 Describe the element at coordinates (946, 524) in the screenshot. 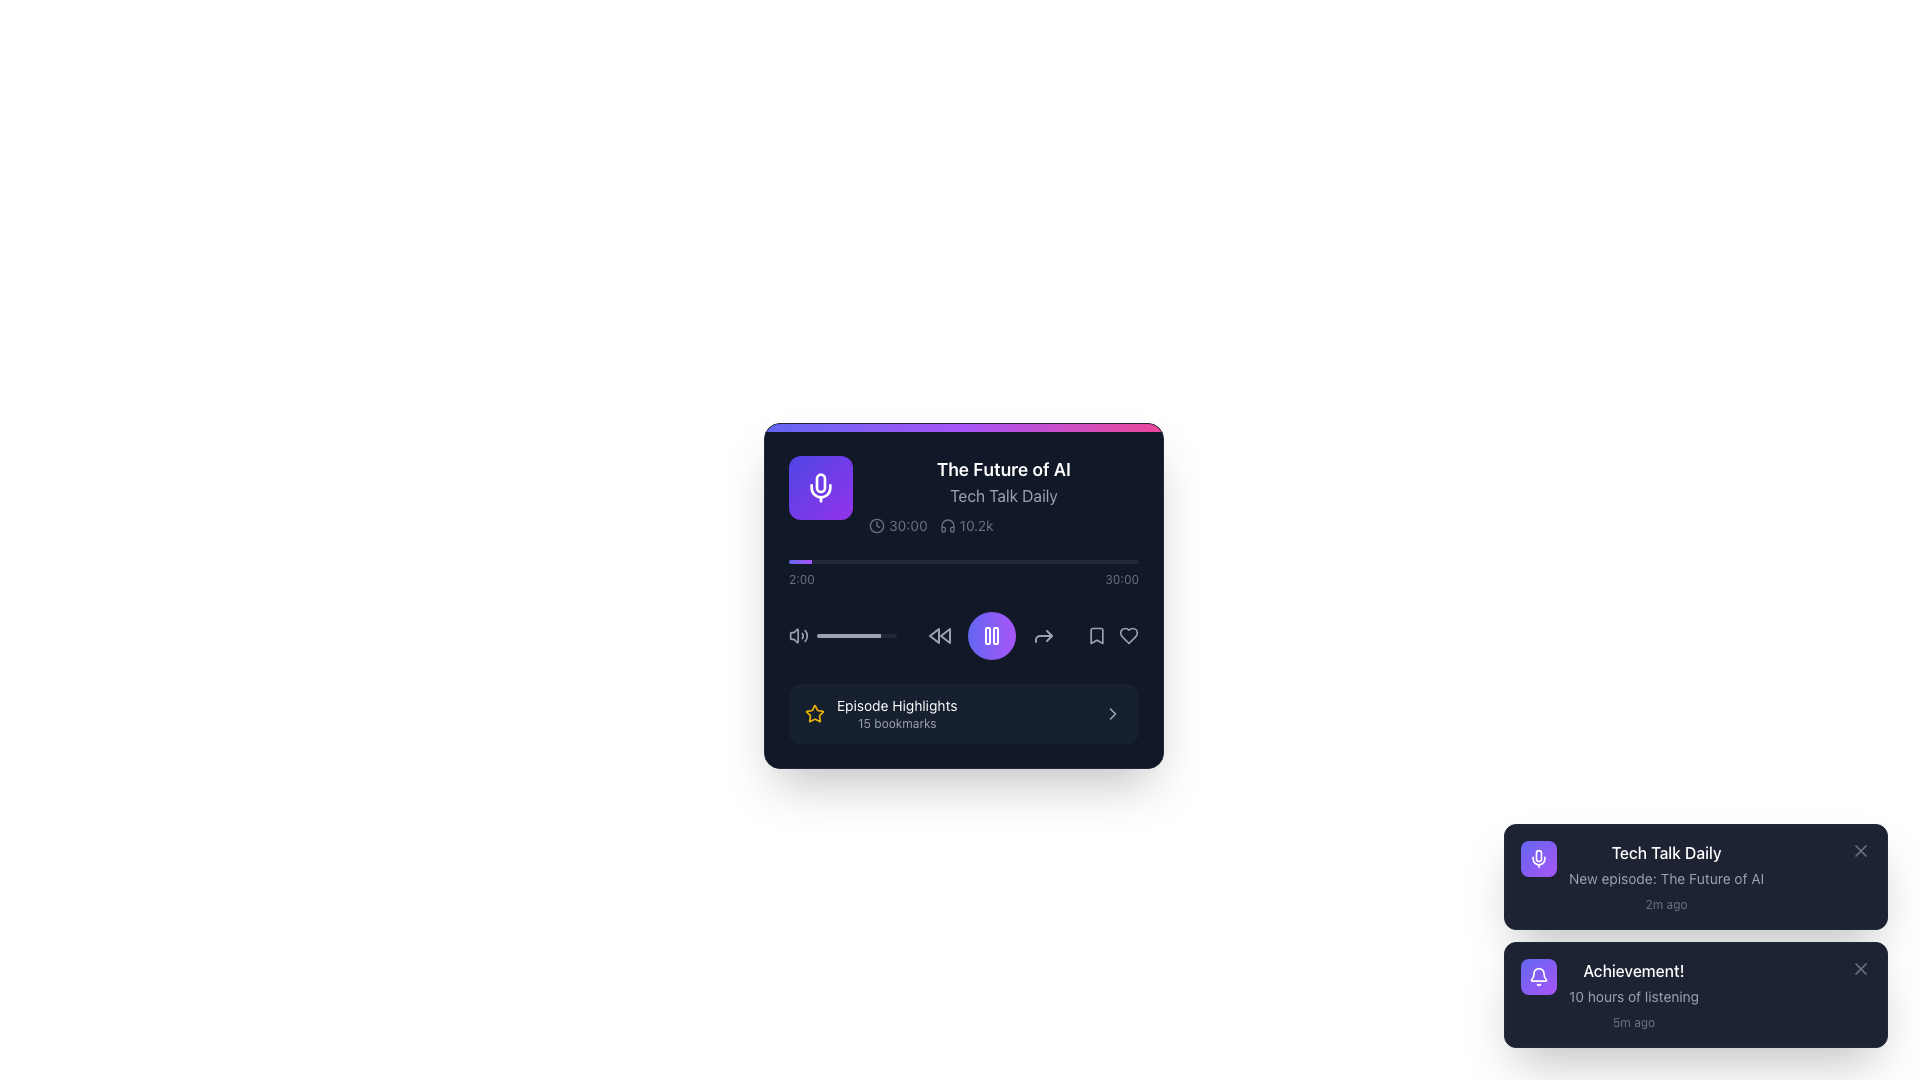

I see `the small monochromatic headphone icon located to the left of the numerical text '10.2k' within the main content card` at that location.